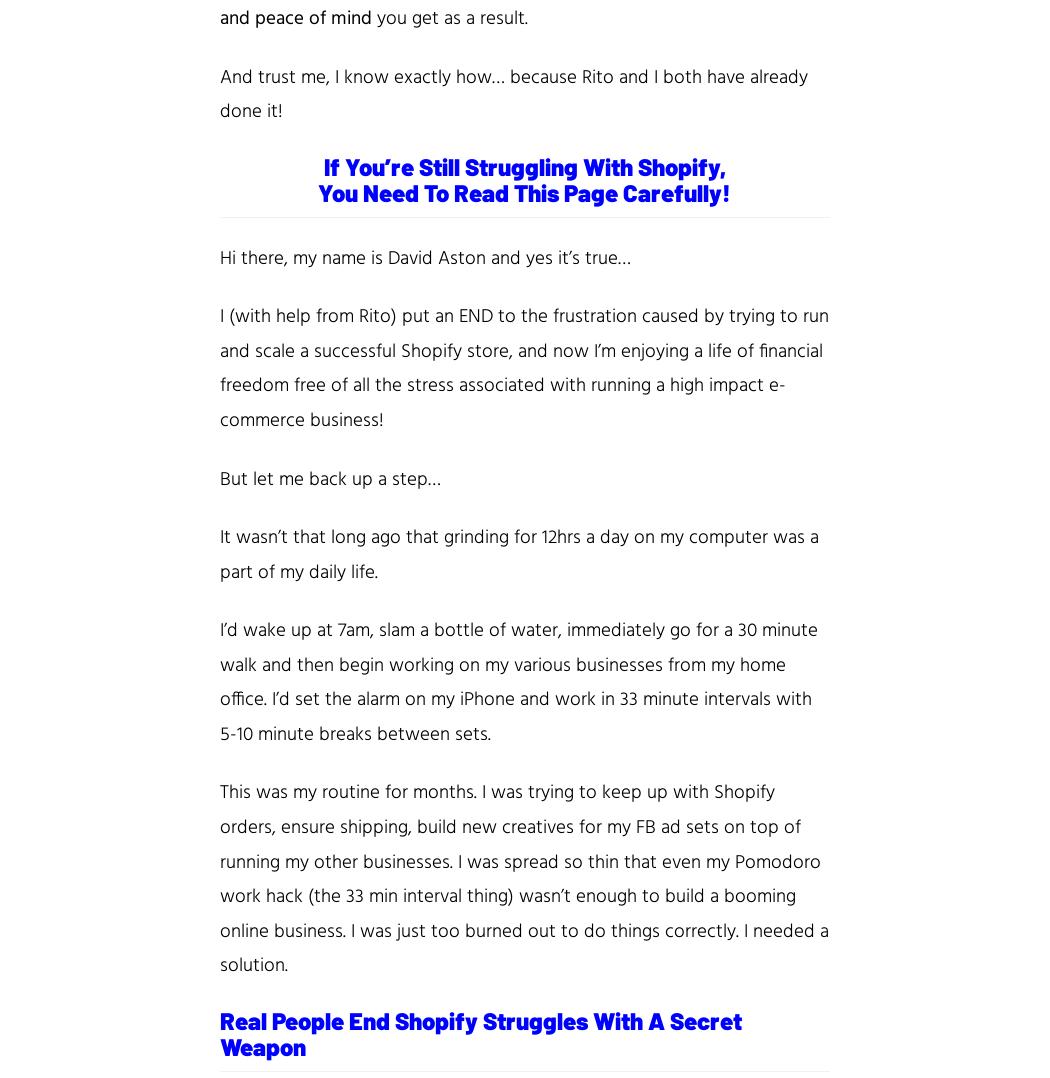  I want to click on 'trying to run and scale a successful Shopify store', so click(523, 332).